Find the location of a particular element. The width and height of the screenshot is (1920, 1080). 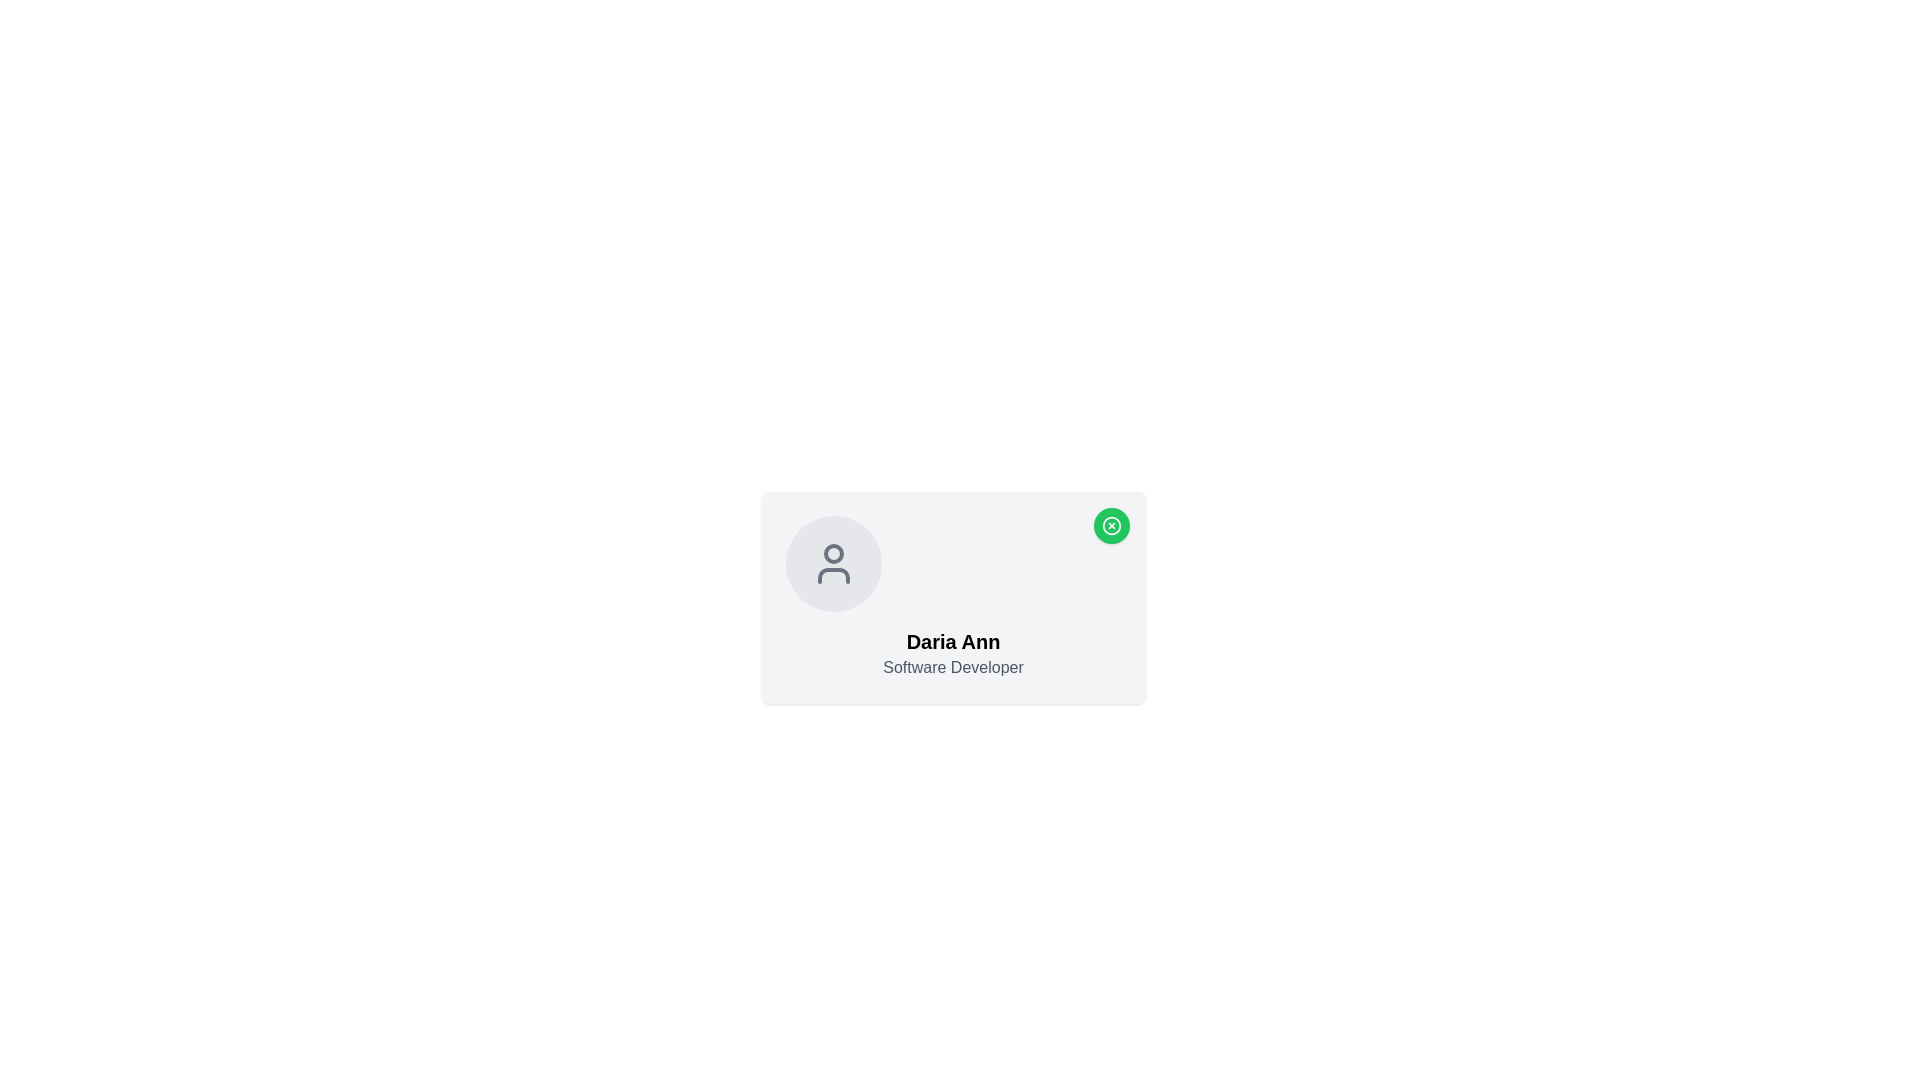

the SVG circle element representing the user's avatar within the user profile card is located at coordinates (833, 554).